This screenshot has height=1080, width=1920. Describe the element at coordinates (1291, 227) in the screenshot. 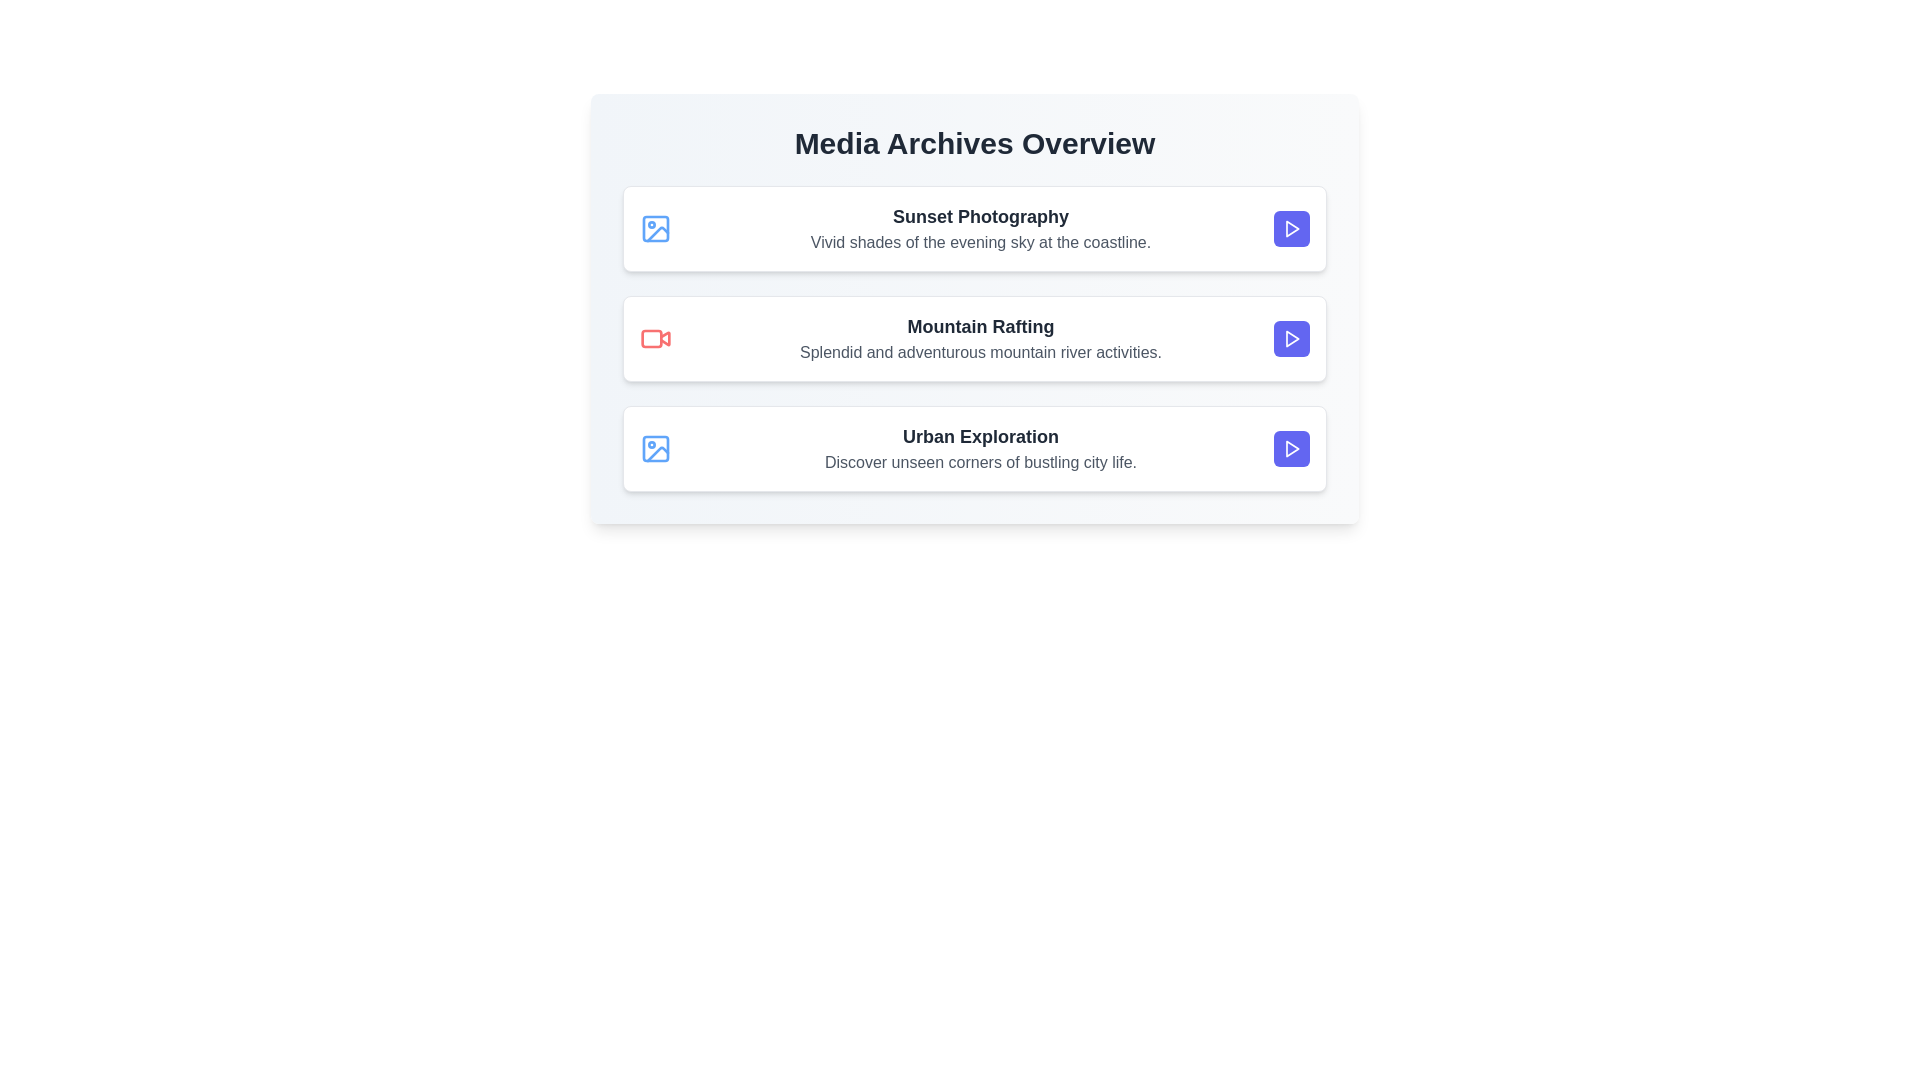

I see `the play button for the media item titled 'Sunset Photography'` at that location.